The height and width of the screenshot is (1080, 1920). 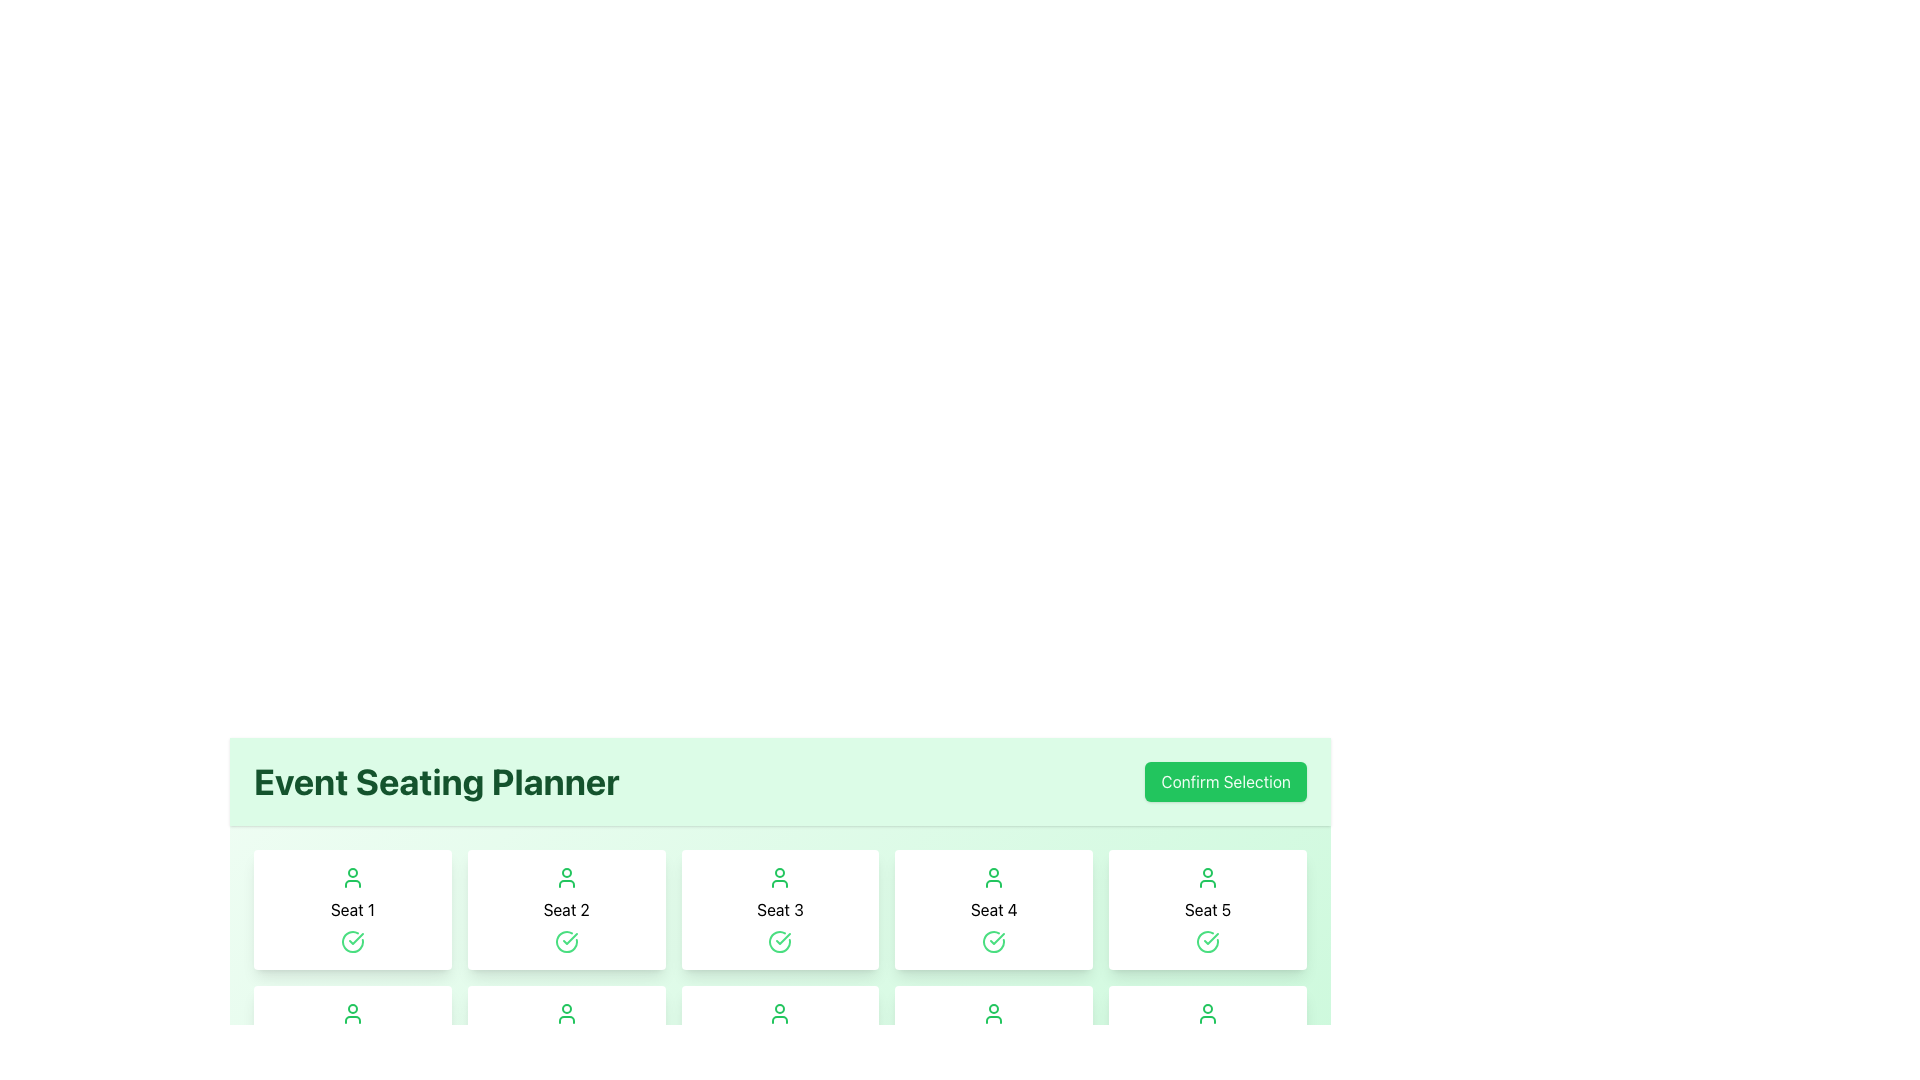 What do you see at coordinates (565, 877) in the screenshot?
I see `the user icon displayed in a minimalist line drawing style, colored green, located centrally within the 'Seat 2' box, positioned above the green check mark and below the header text` at bounding box center [565, 877].